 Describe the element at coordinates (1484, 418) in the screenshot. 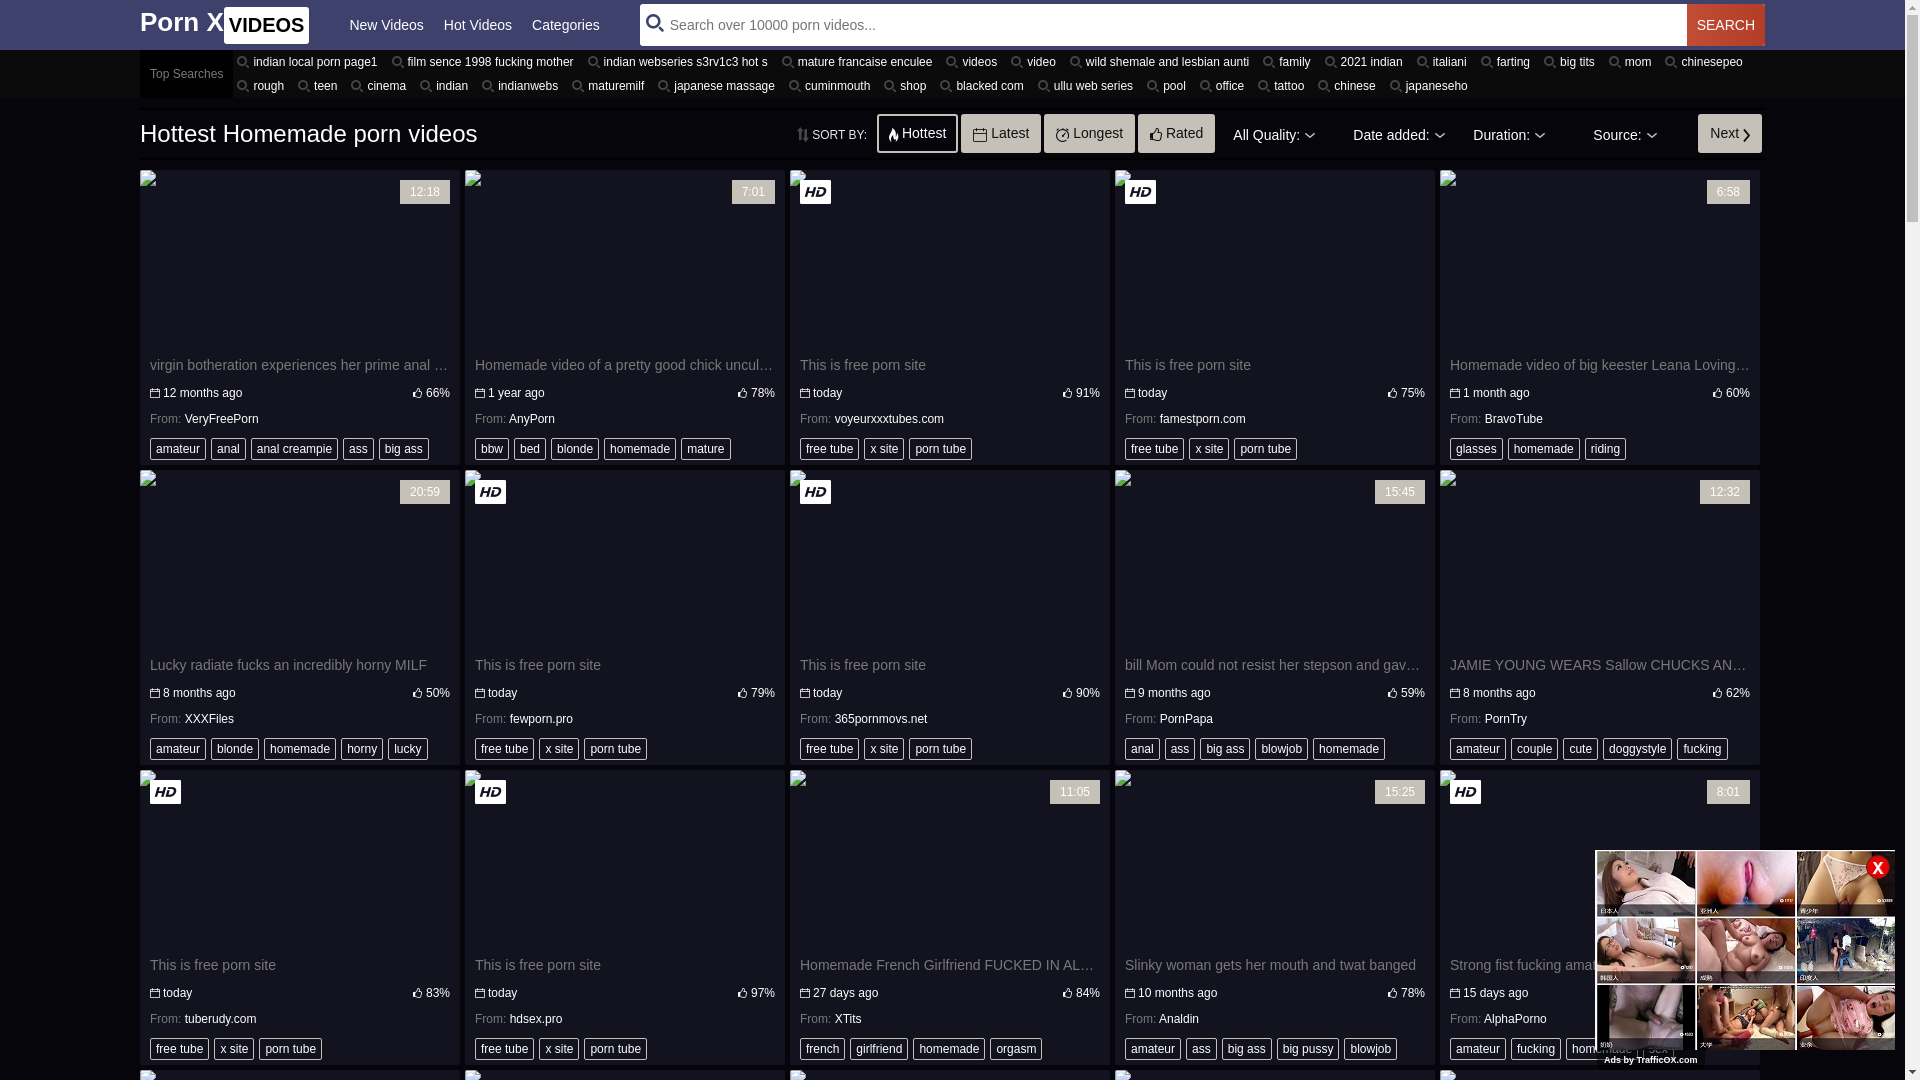

I see `'BravoTube'` at that location.